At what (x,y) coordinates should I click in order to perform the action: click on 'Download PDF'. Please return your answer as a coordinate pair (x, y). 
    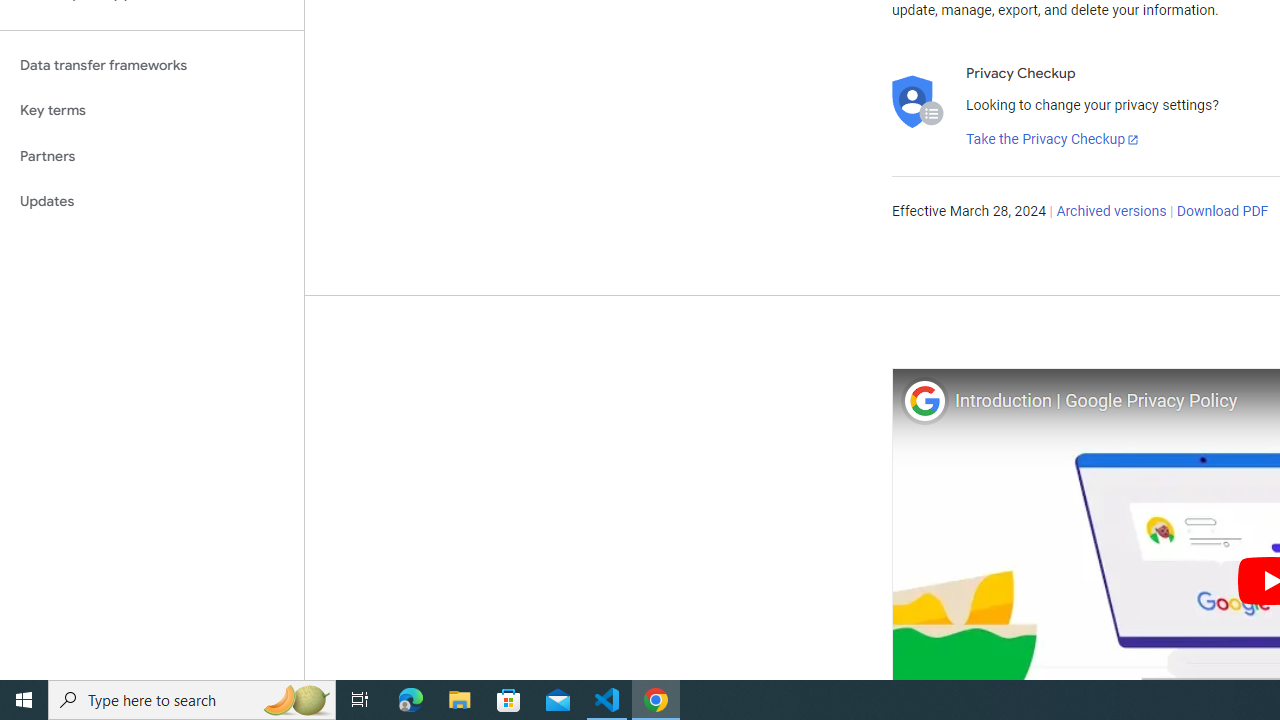
    Looking at the image, I should click on (1221, 212).